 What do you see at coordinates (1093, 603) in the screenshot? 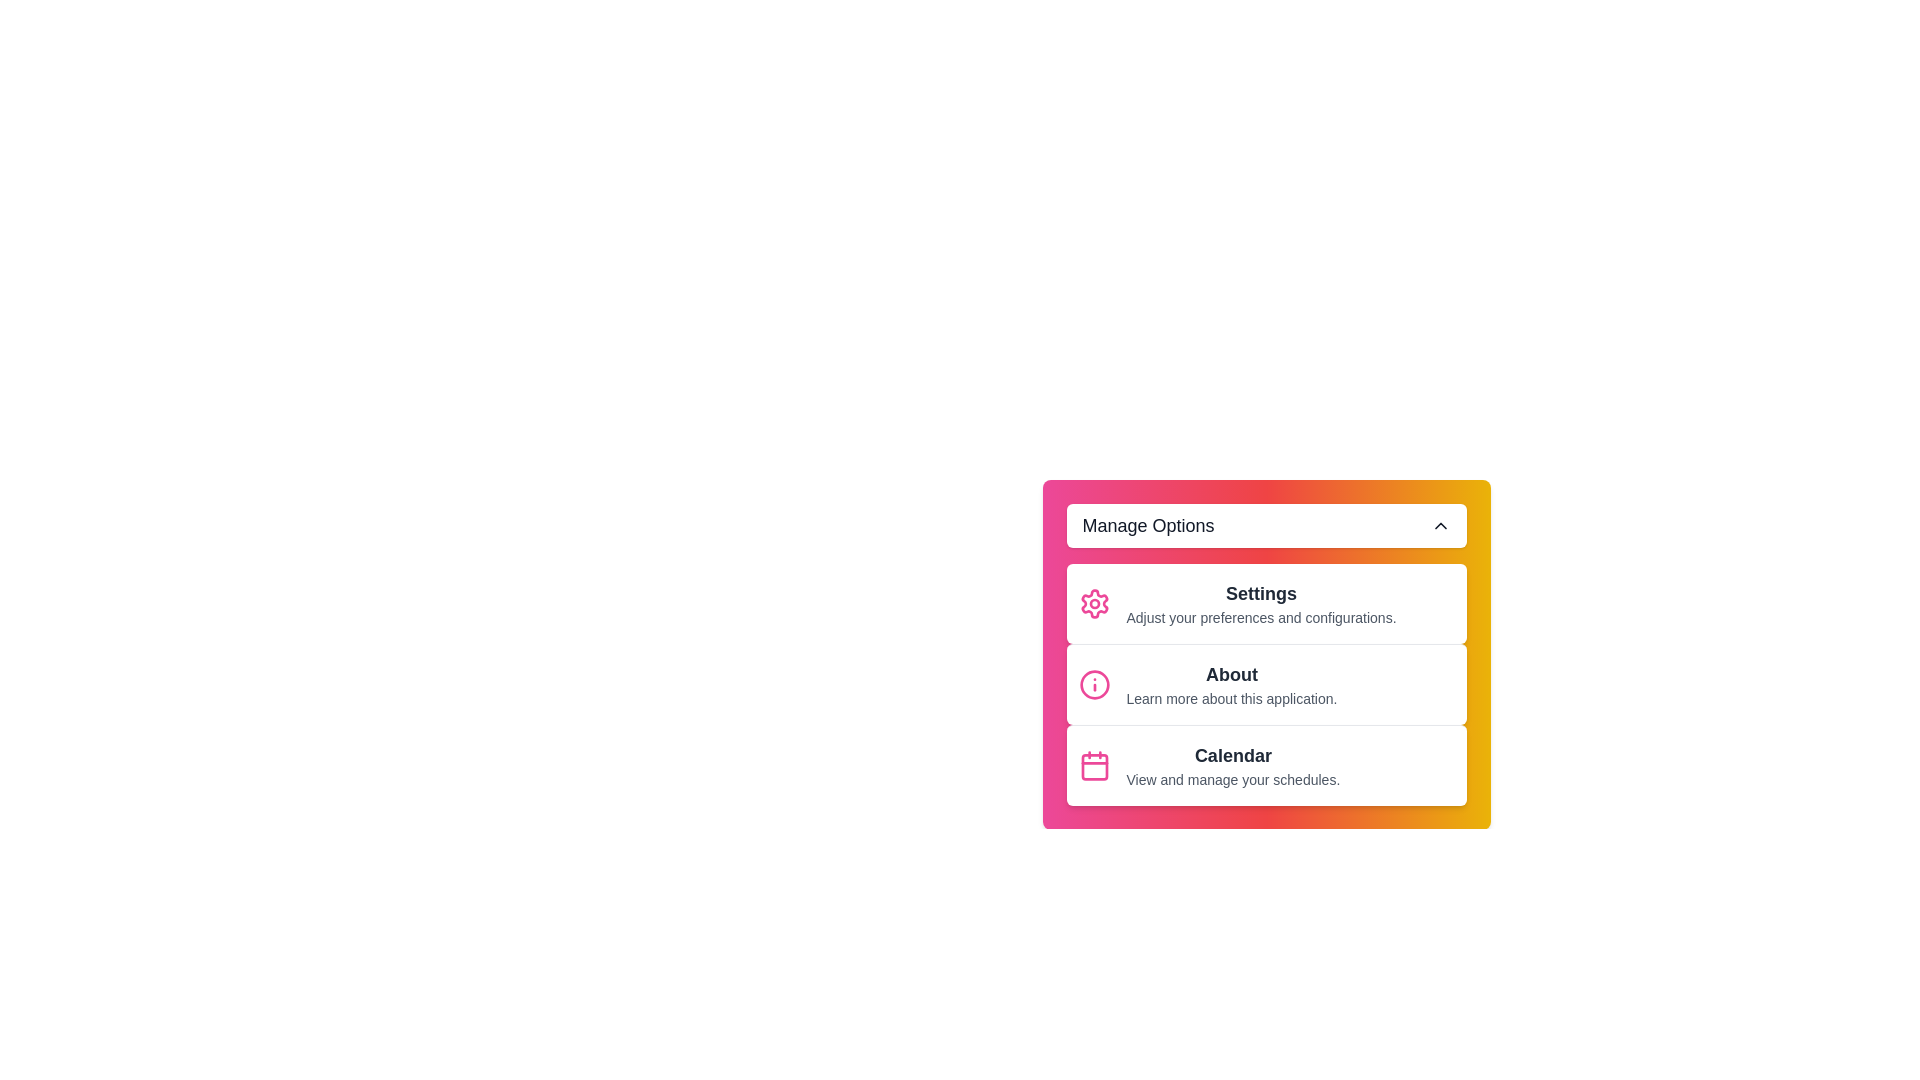
I see `the icon for Settings` at bounding box center [1093, 603].